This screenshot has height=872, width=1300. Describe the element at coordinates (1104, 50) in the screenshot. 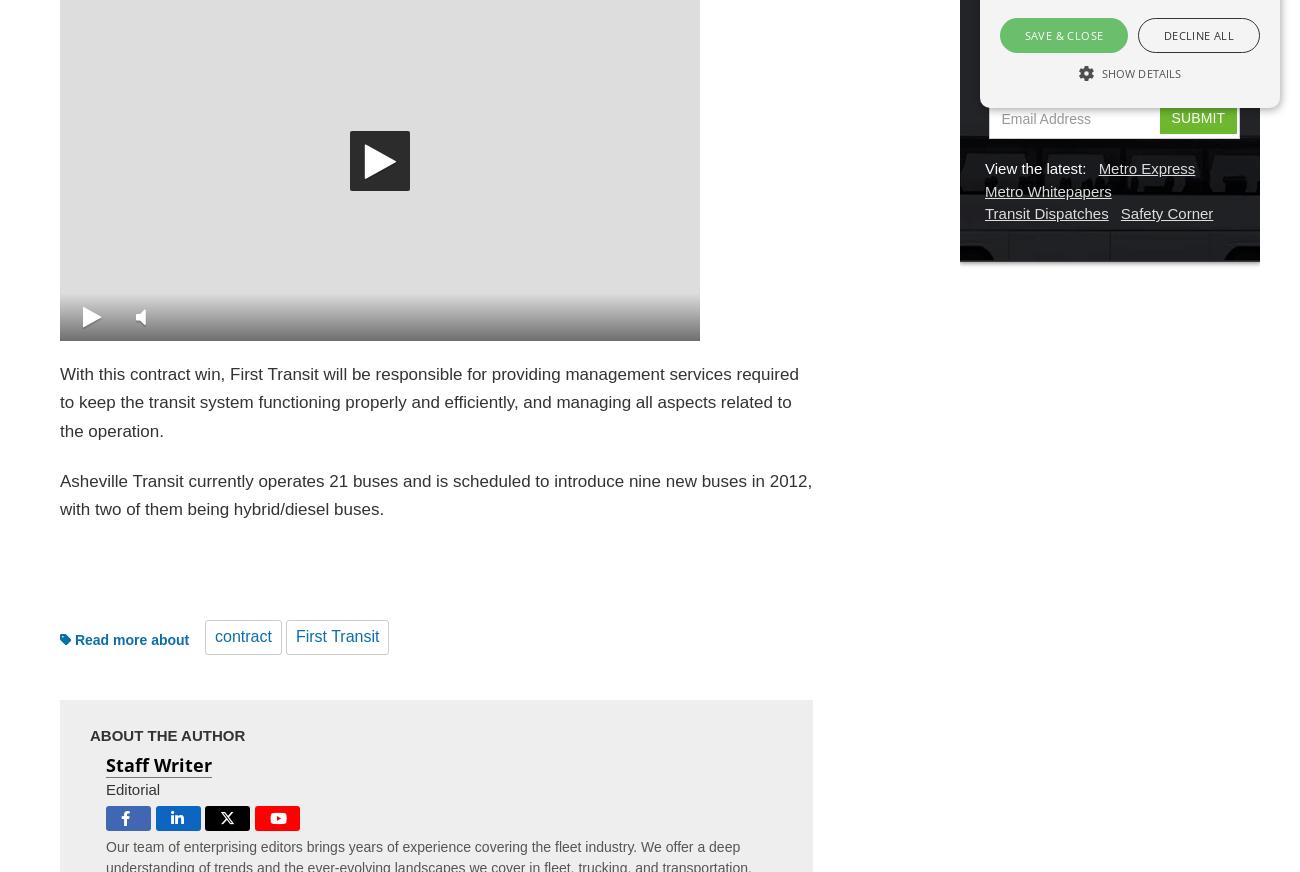

I see `'By clicking the submit button below, you are agreeing with Bobit Business Media’s'` at that location.